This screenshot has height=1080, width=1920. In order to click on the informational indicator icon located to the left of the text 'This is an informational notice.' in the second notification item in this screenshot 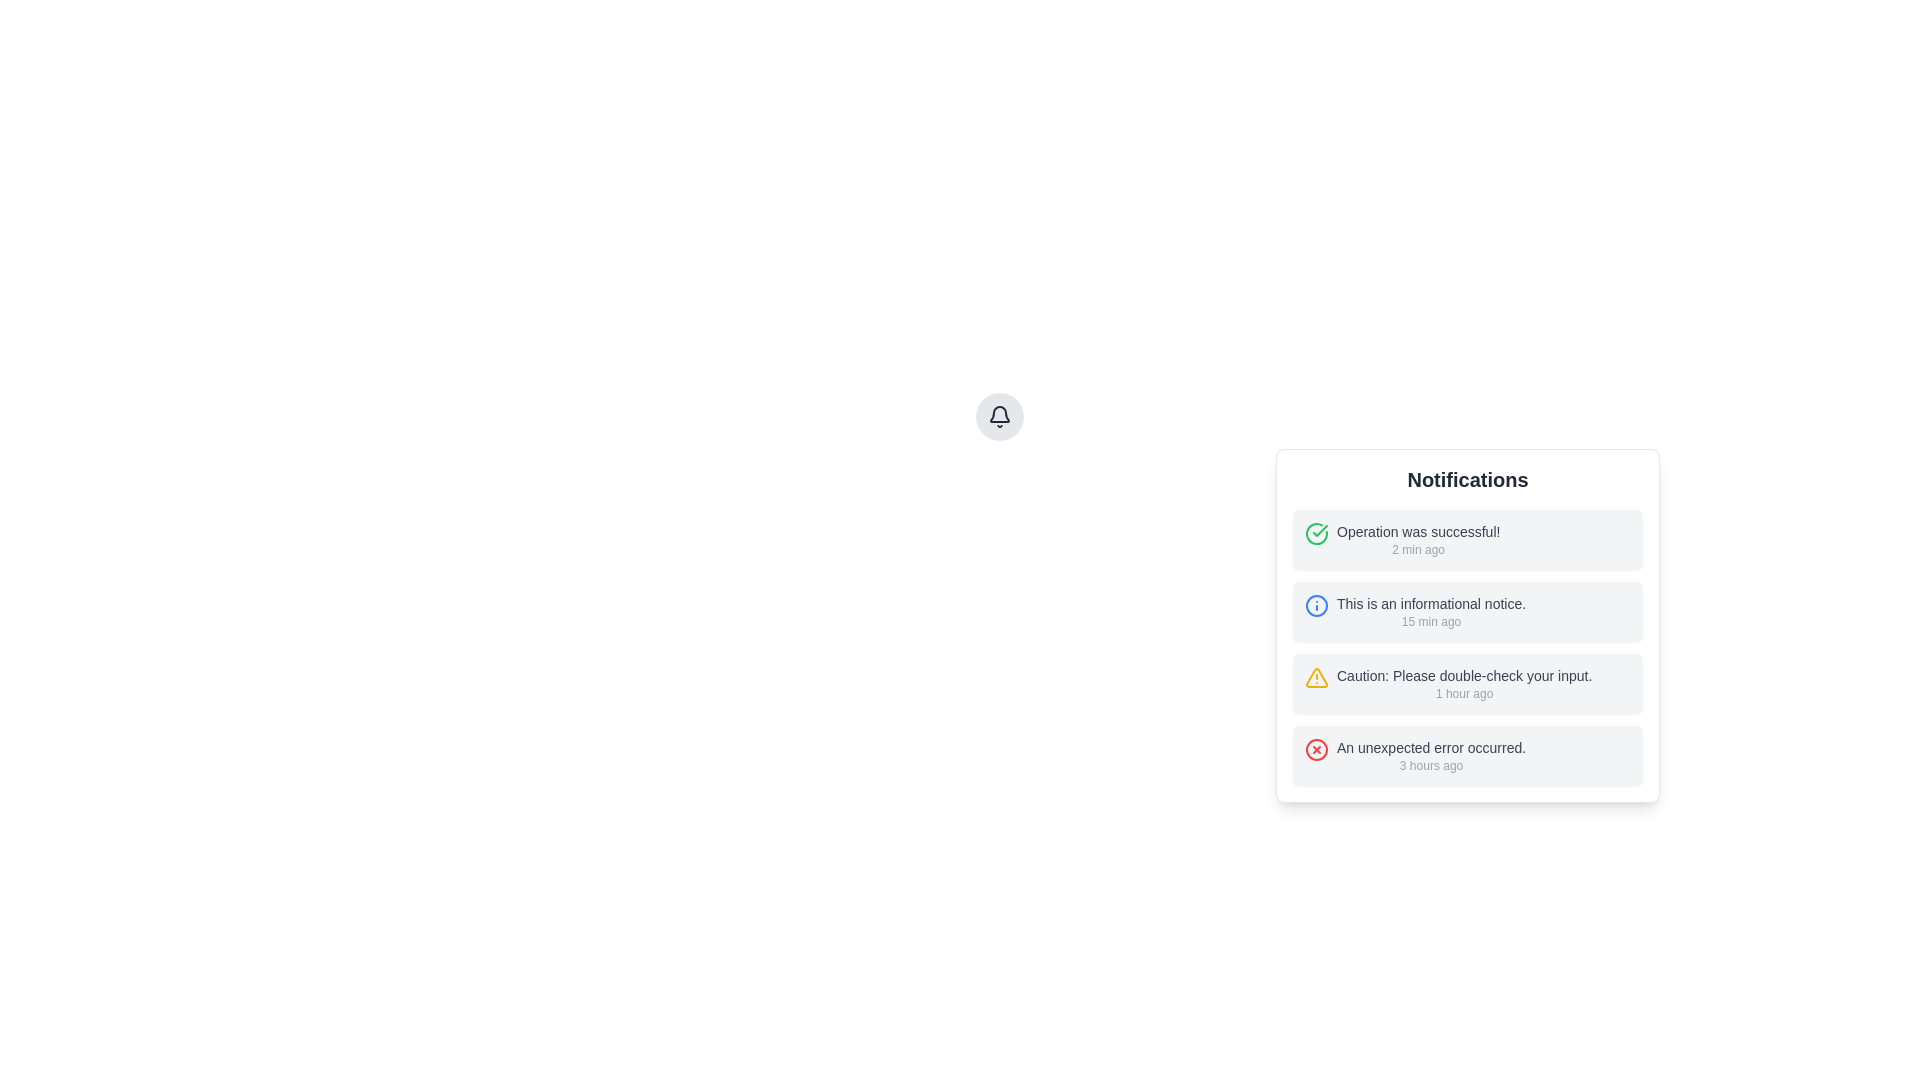, I will do `click(1316, 604)`.